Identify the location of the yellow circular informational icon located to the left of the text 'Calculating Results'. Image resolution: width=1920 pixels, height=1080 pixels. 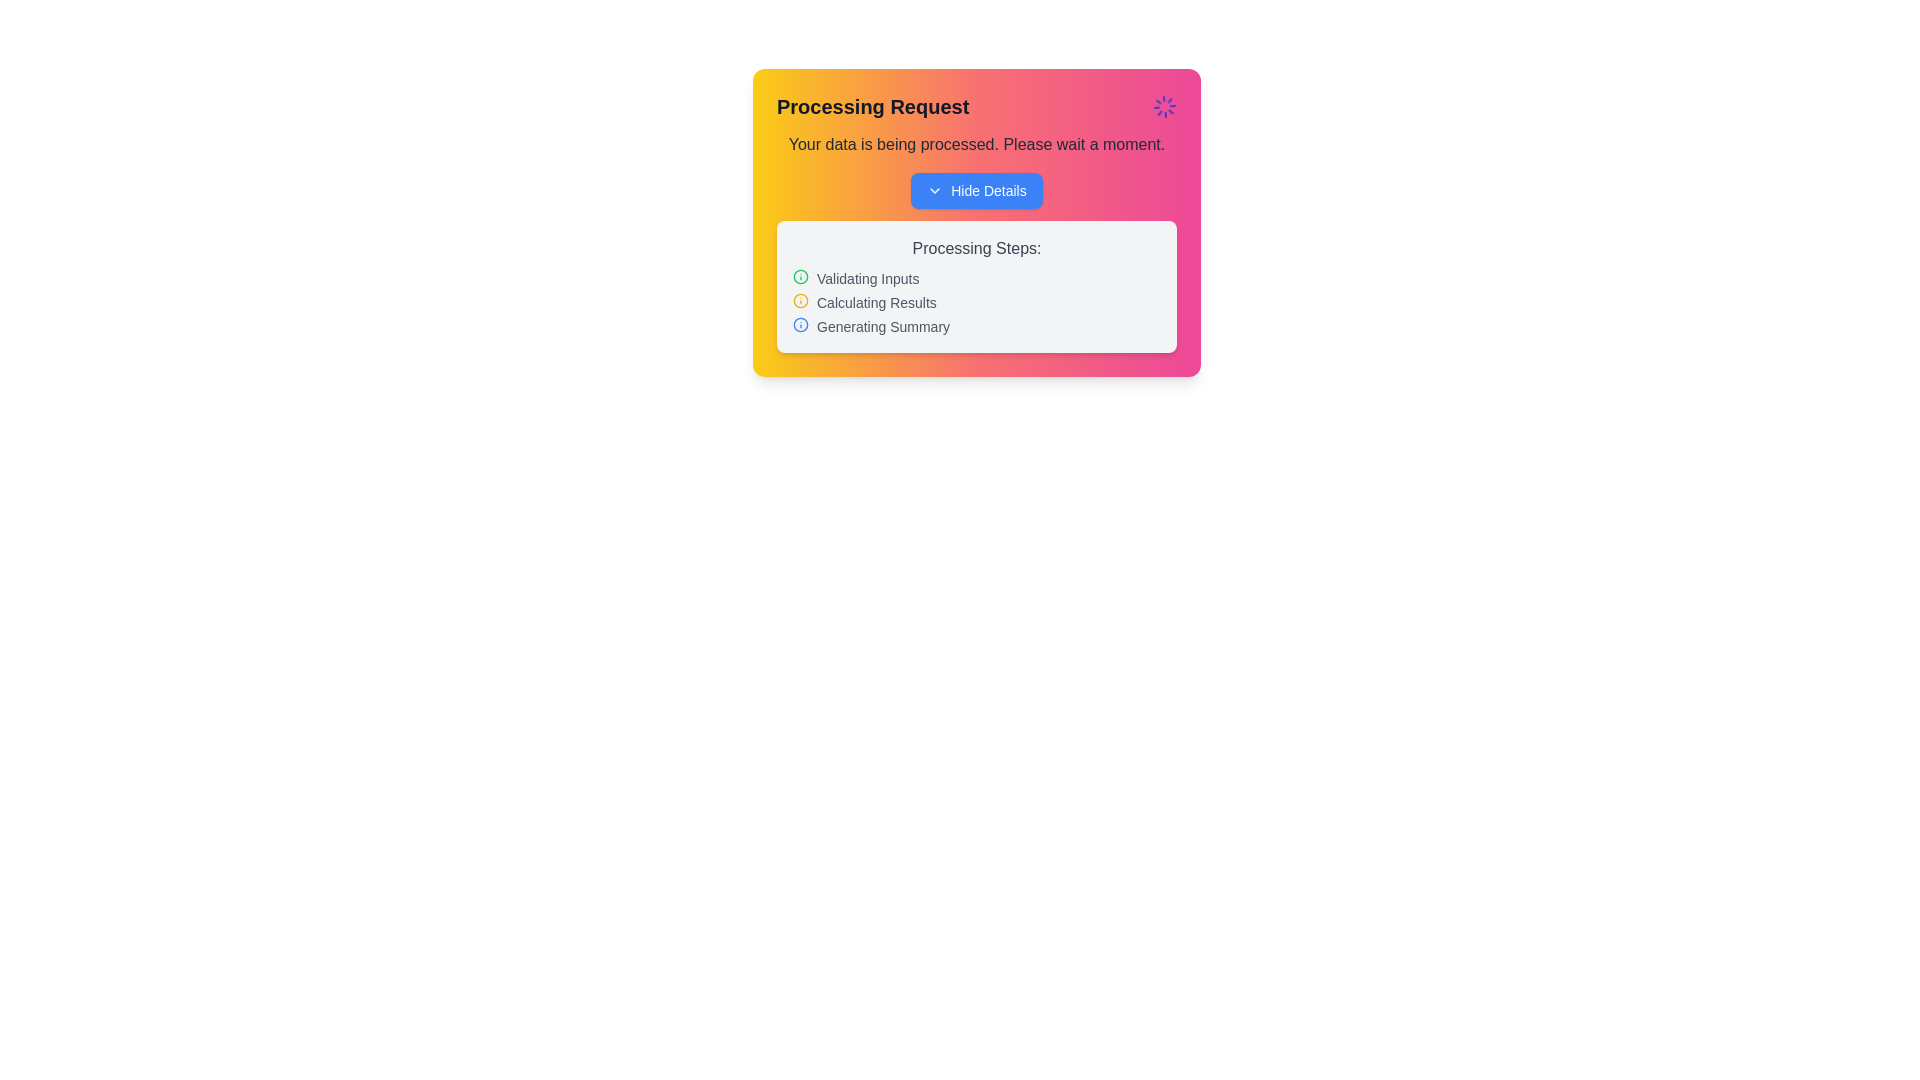
(801, 300).